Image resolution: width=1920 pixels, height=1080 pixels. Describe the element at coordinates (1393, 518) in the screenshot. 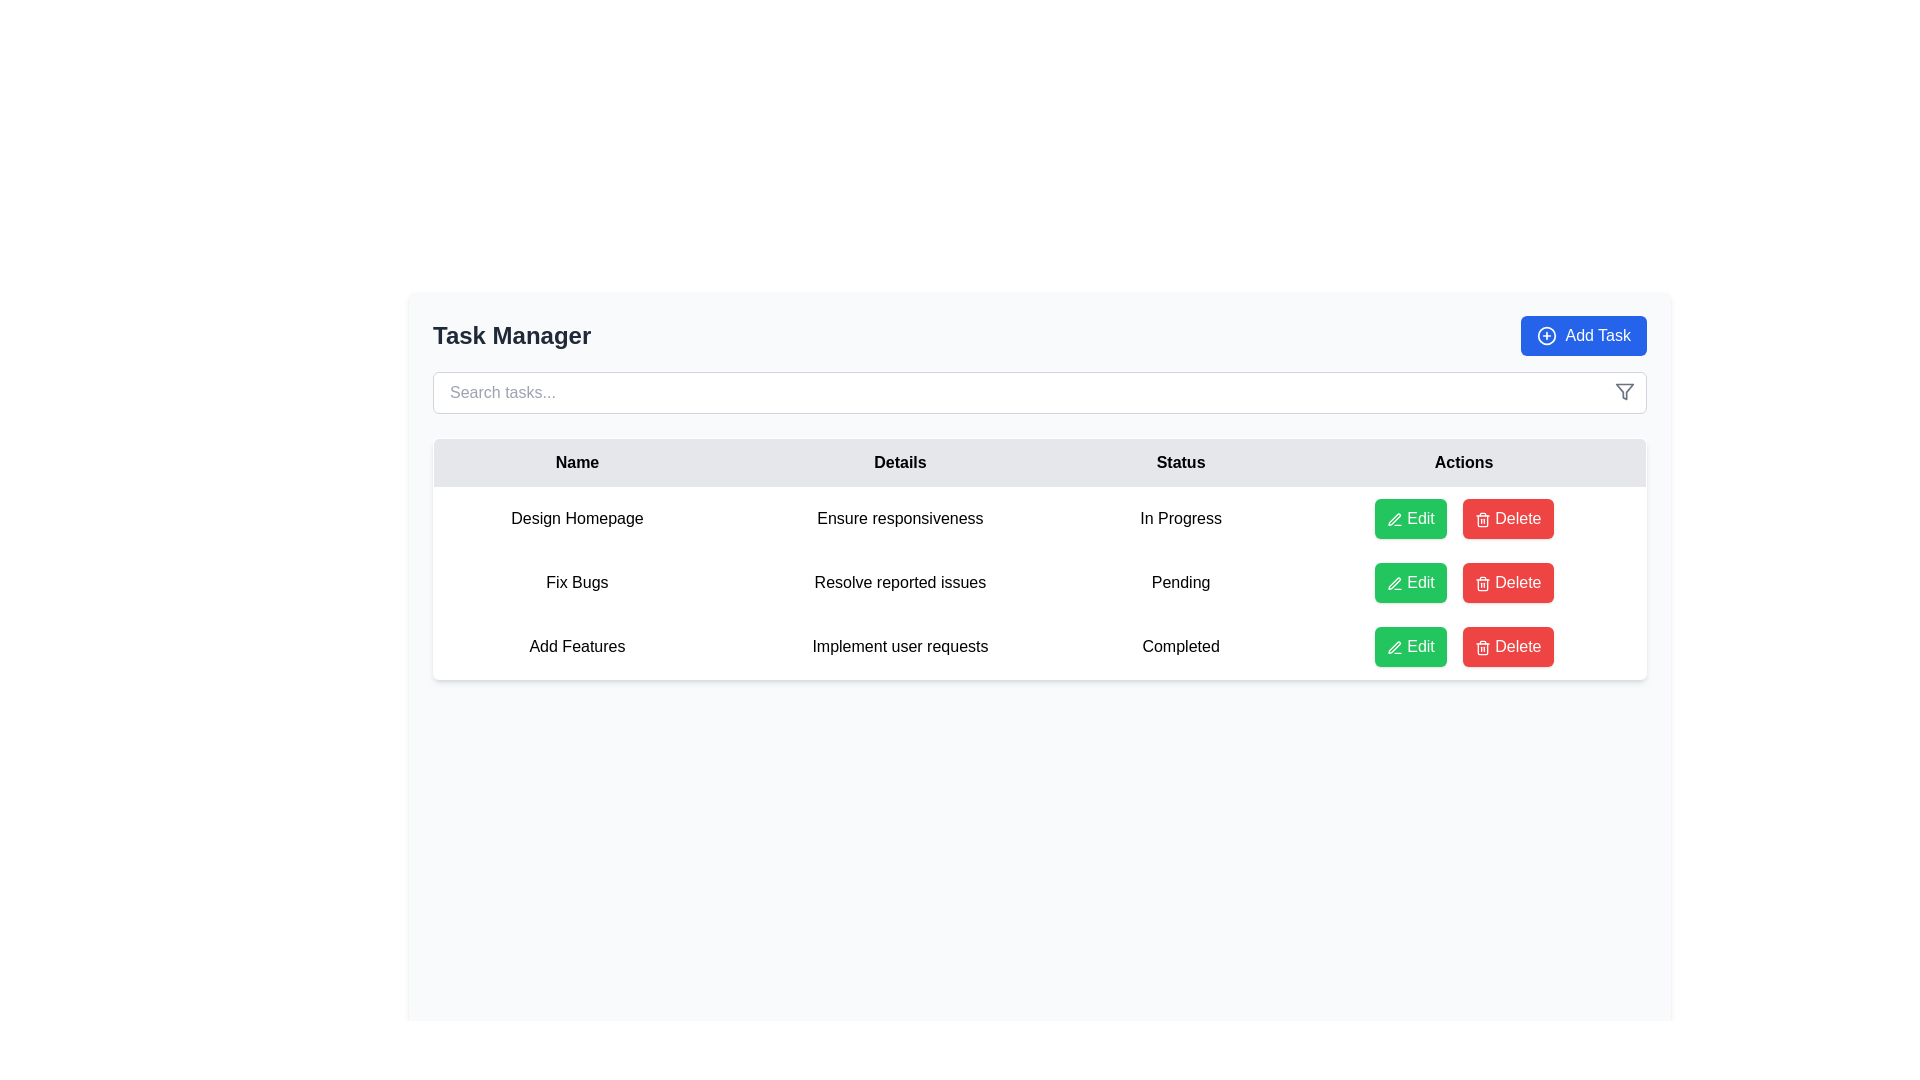

I see `the pen icon within the 'Edit' button located in the 'Actions' column of the first row in the task table to initiate the task editing action` at that location.